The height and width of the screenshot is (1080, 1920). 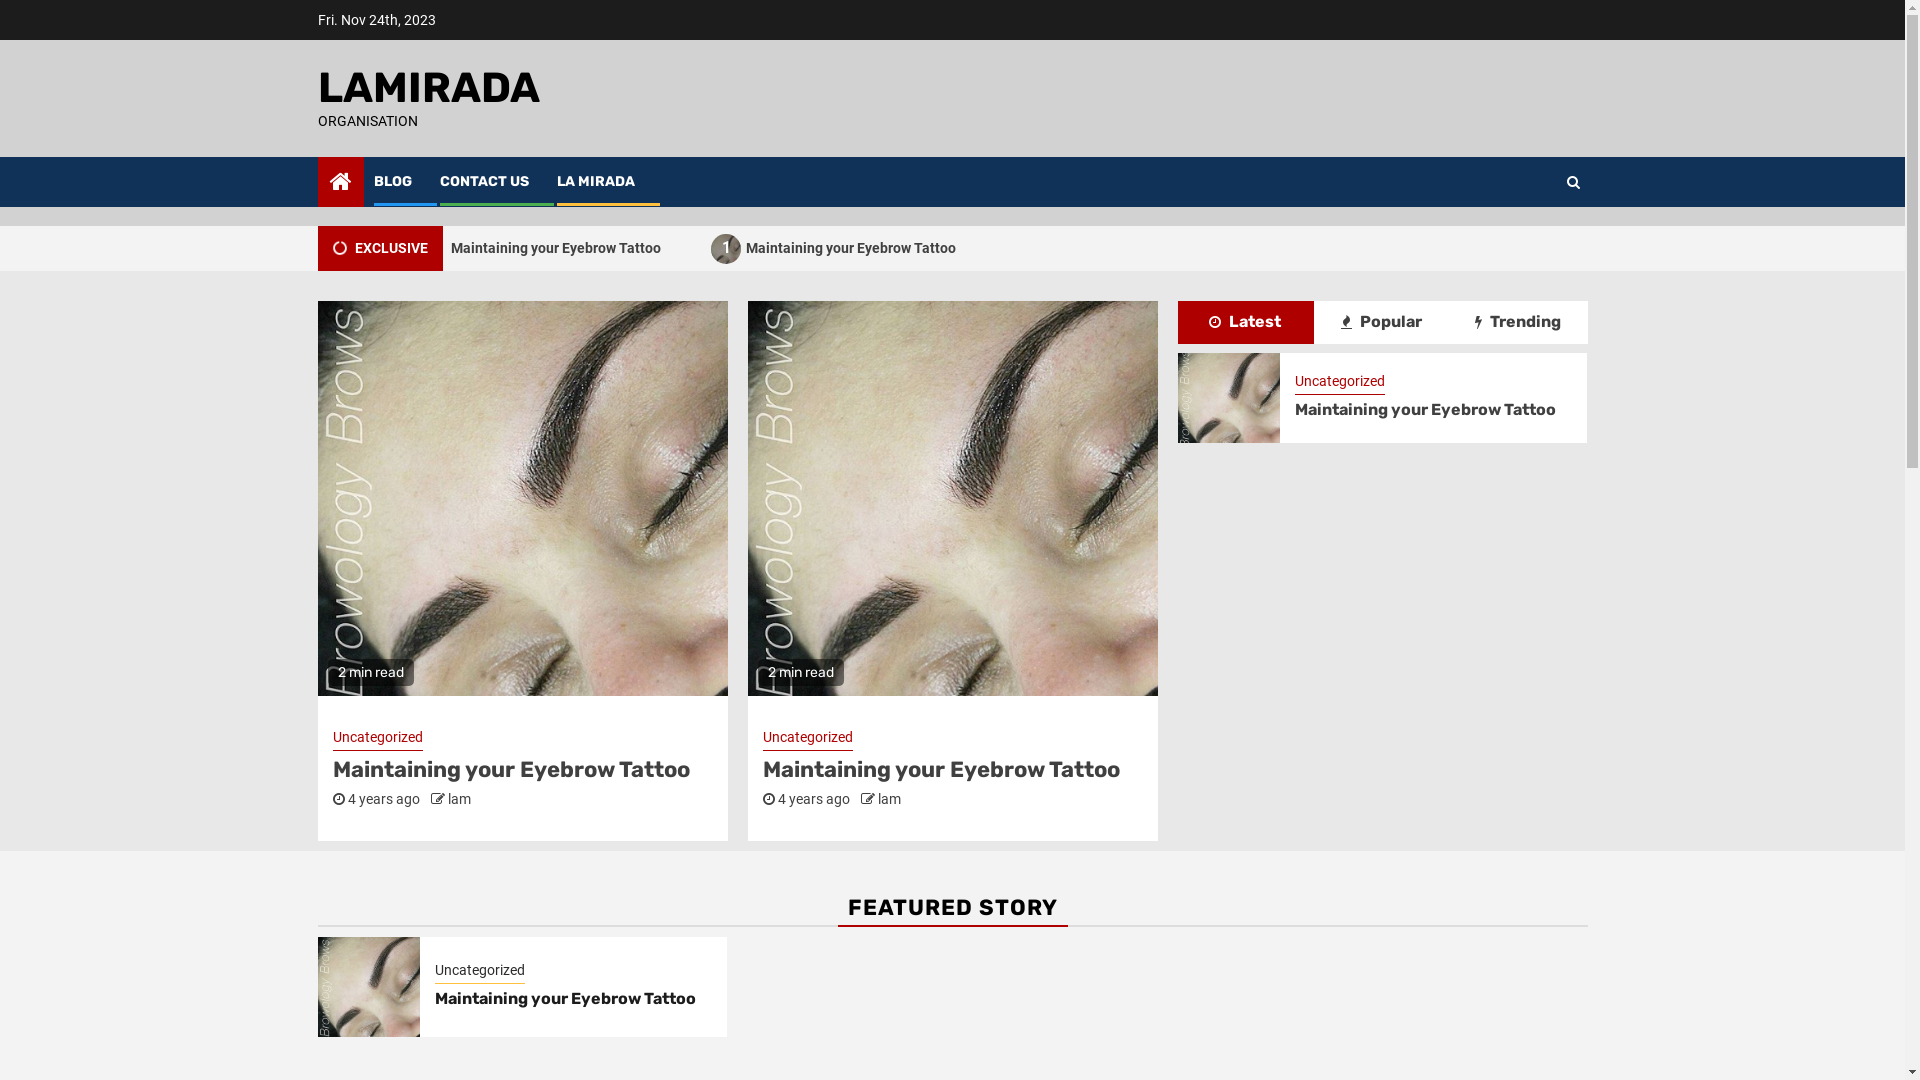 I want to click on 'Latest', so click(x=1243, y=321).